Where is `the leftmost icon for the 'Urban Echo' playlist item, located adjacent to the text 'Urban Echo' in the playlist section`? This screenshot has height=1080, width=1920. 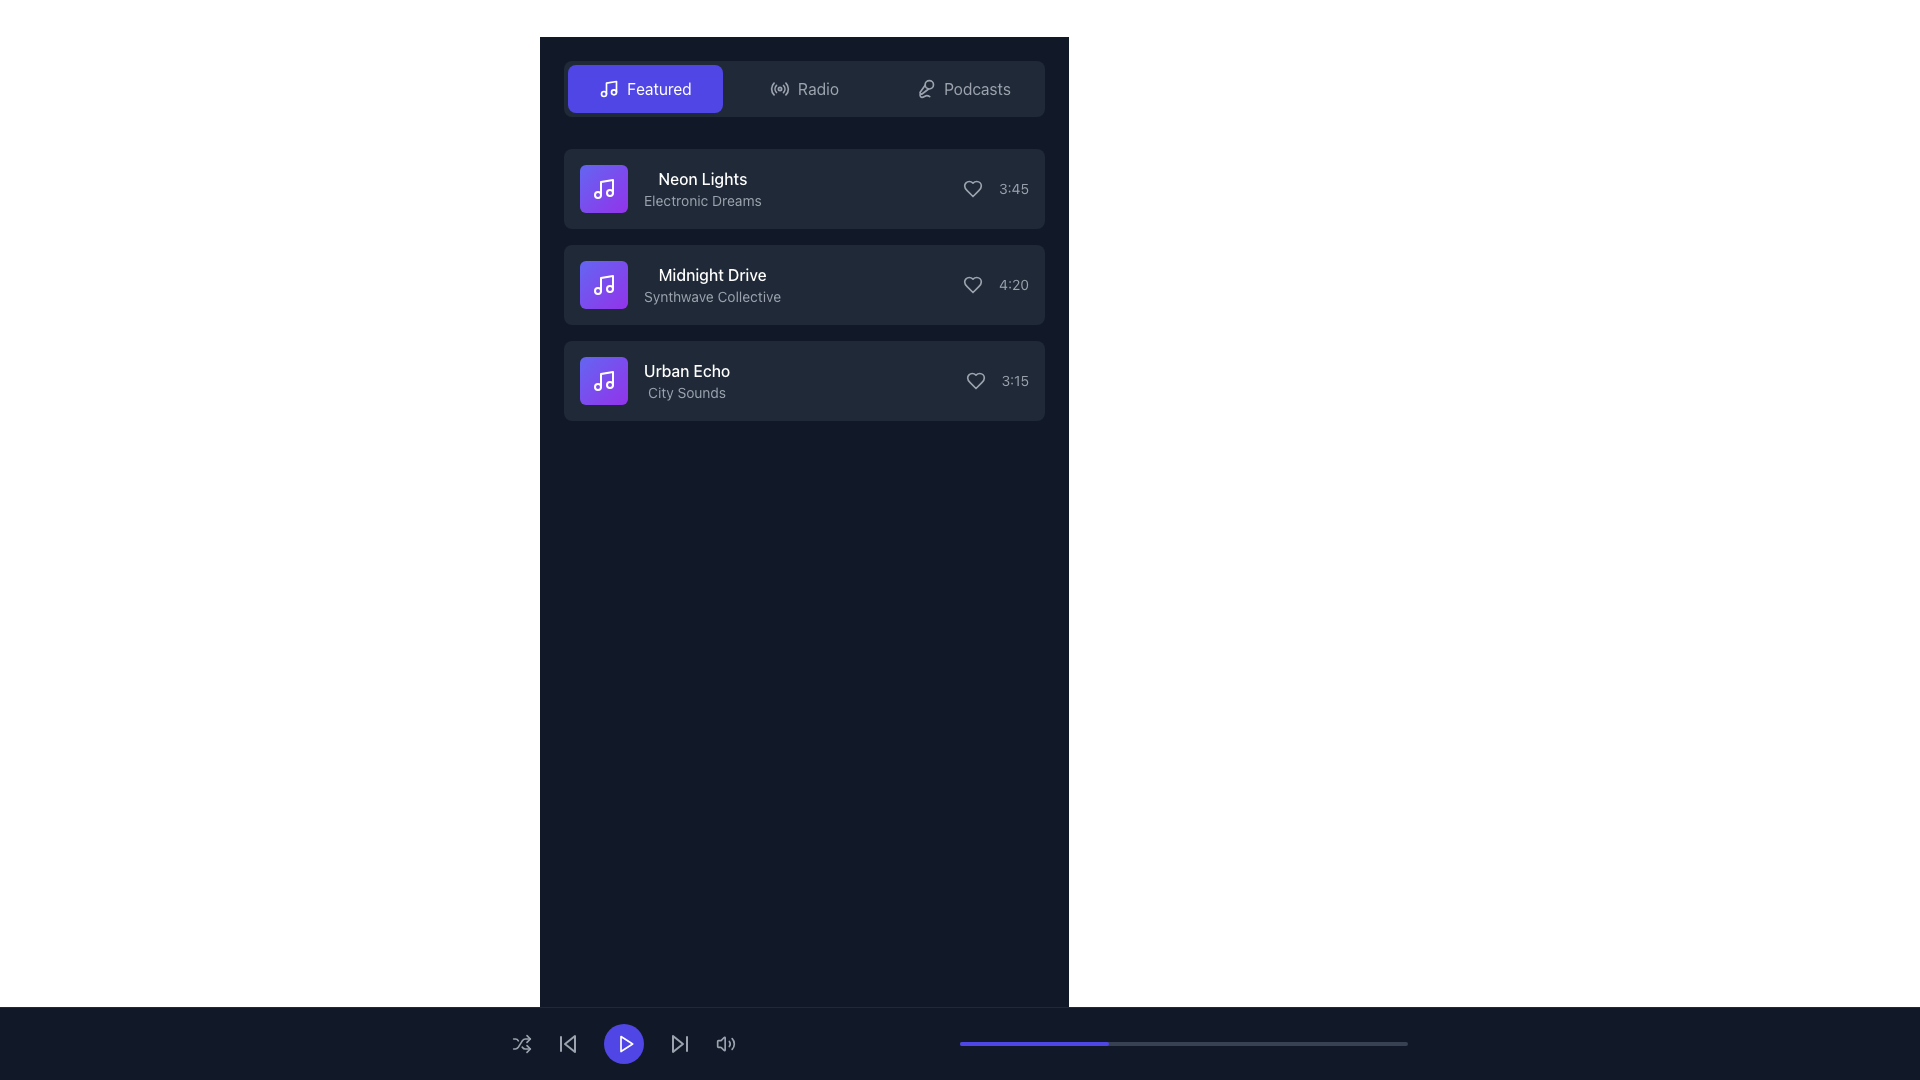
the leftmost icon for the 'Urban Echo' playlist item, located adjacent to the text 'Urban Echo' in the playlist section is located at coordinates (603, 381).